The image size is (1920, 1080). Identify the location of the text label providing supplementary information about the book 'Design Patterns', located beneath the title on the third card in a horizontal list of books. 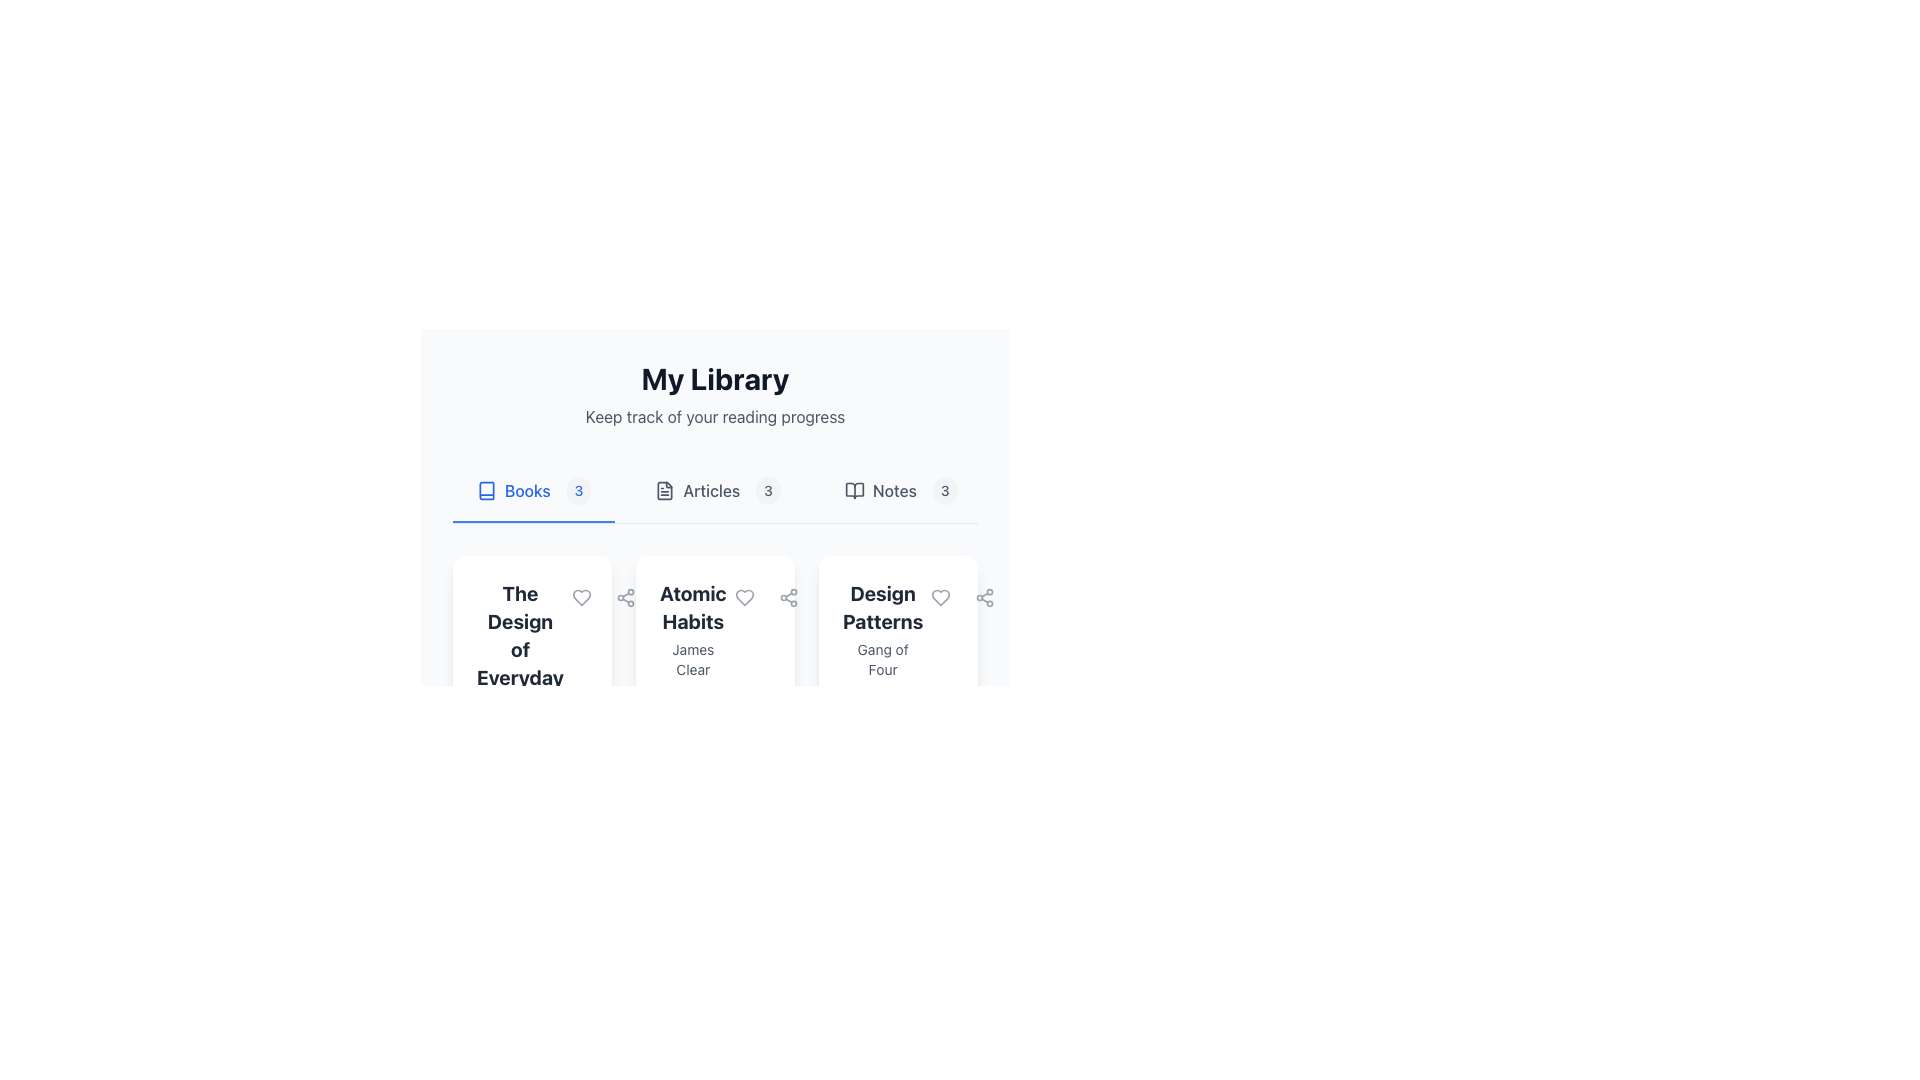
(882, 659).